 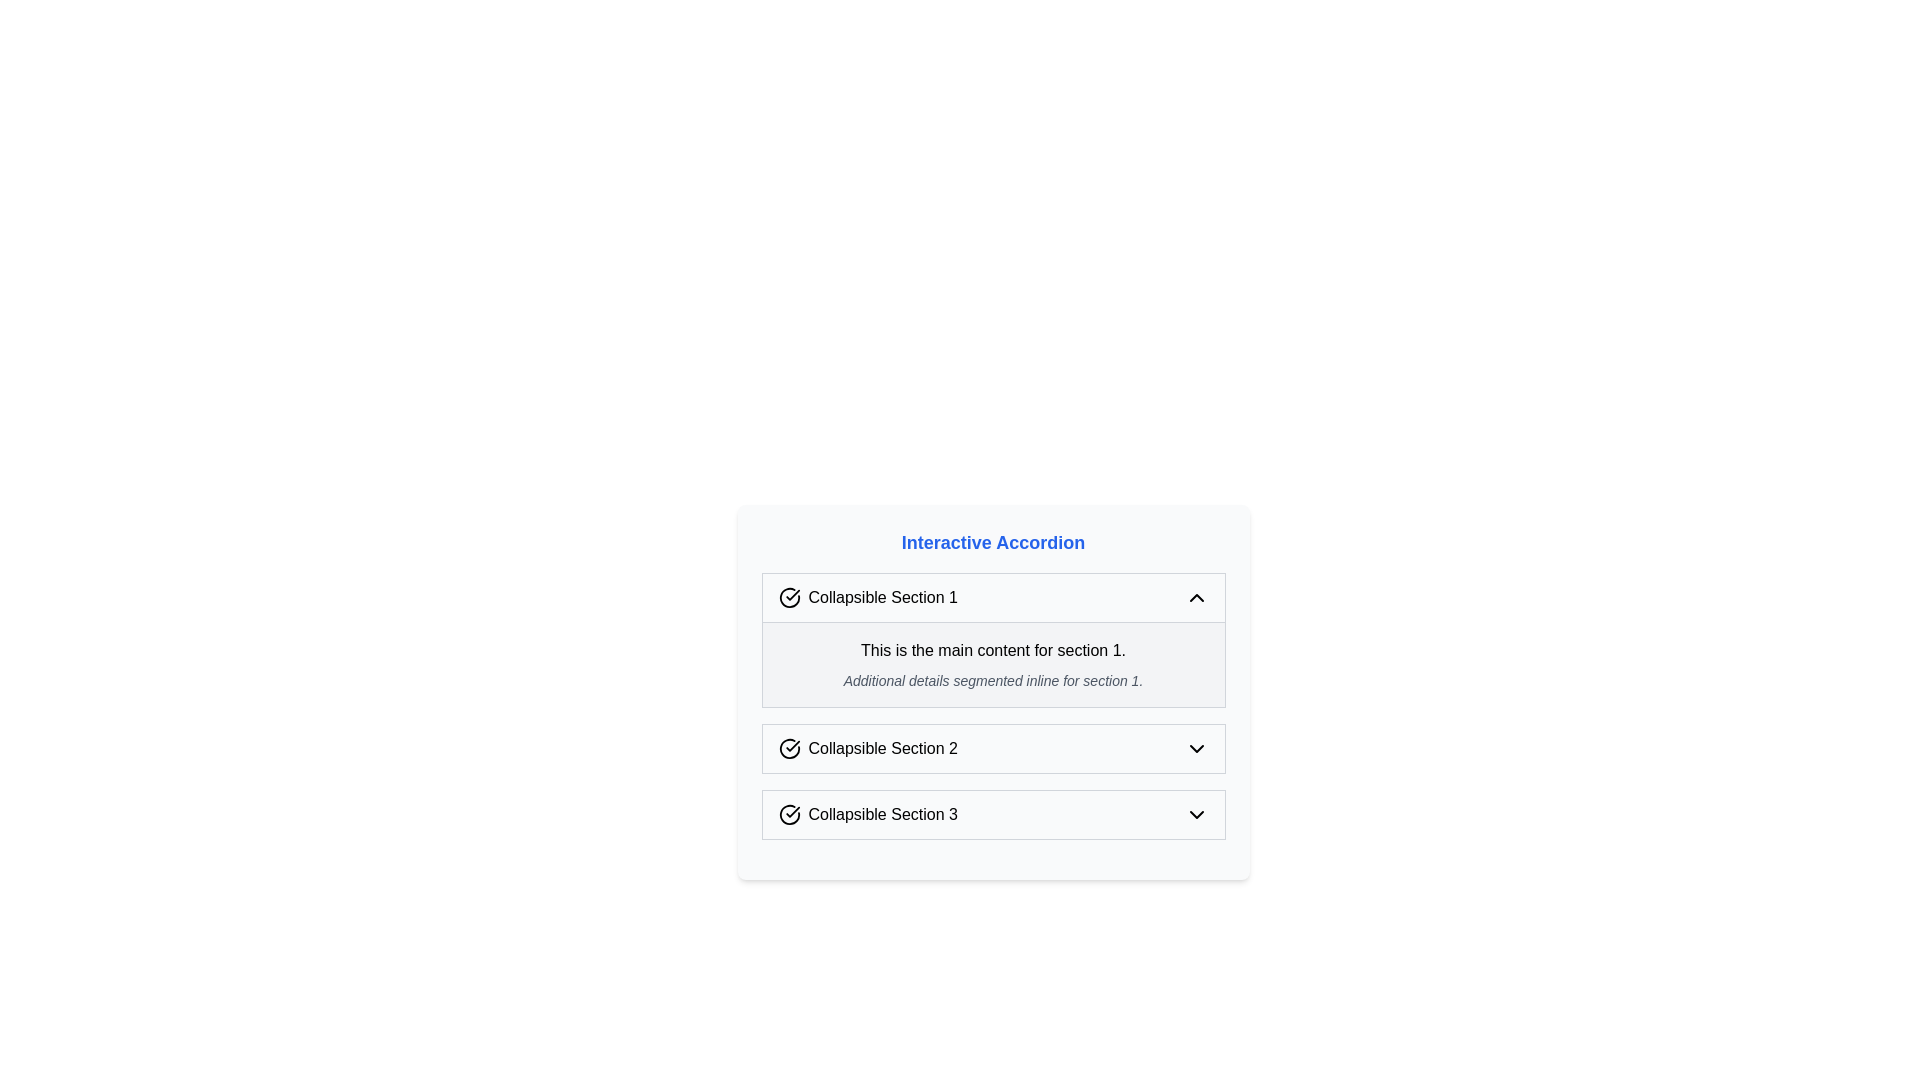 I want to click on the header of the third collapsible section in the accordion interface, so click(x=868, y=814).